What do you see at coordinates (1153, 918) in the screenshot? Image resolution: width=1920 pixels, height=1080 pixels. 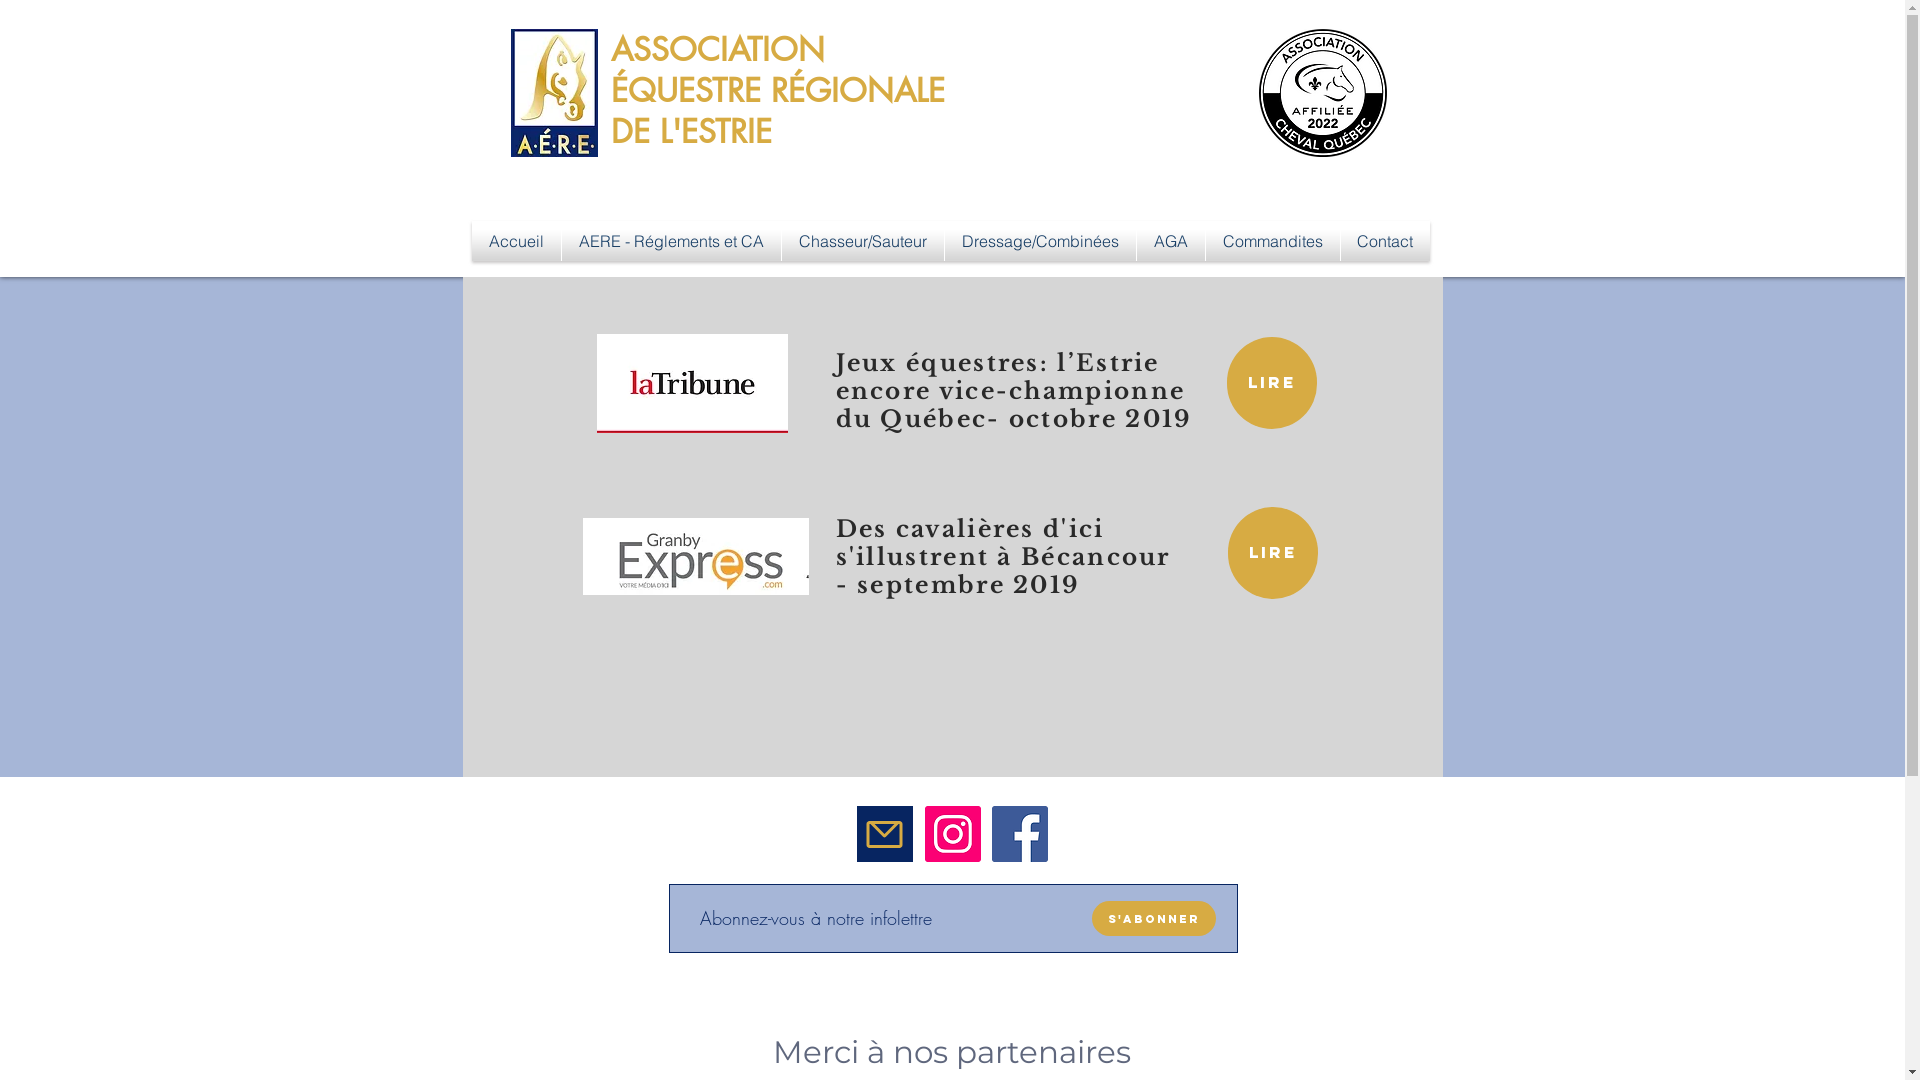 I see `'S'abonner'` at bounding box center [1153, 918].